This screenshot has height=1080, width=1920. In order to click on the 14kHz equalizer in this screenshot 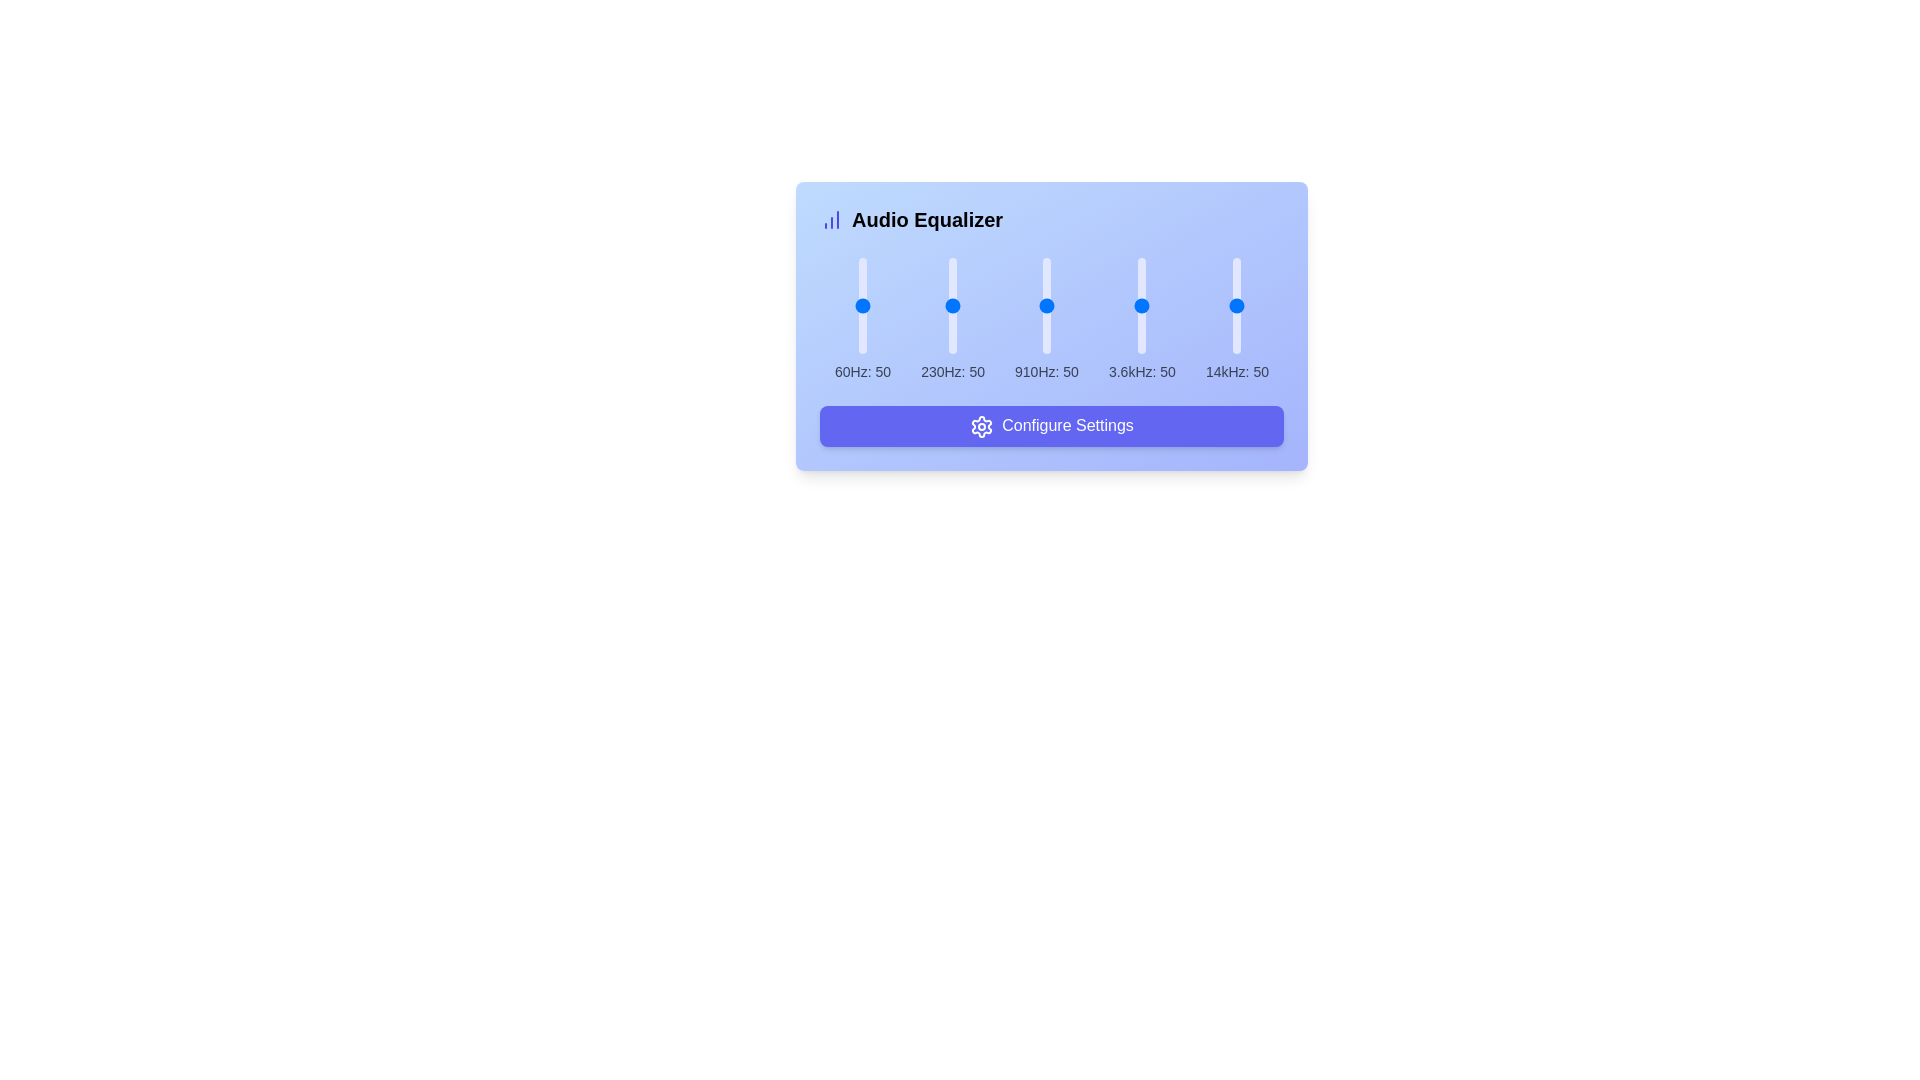, I will do `click(1236, 265)`.